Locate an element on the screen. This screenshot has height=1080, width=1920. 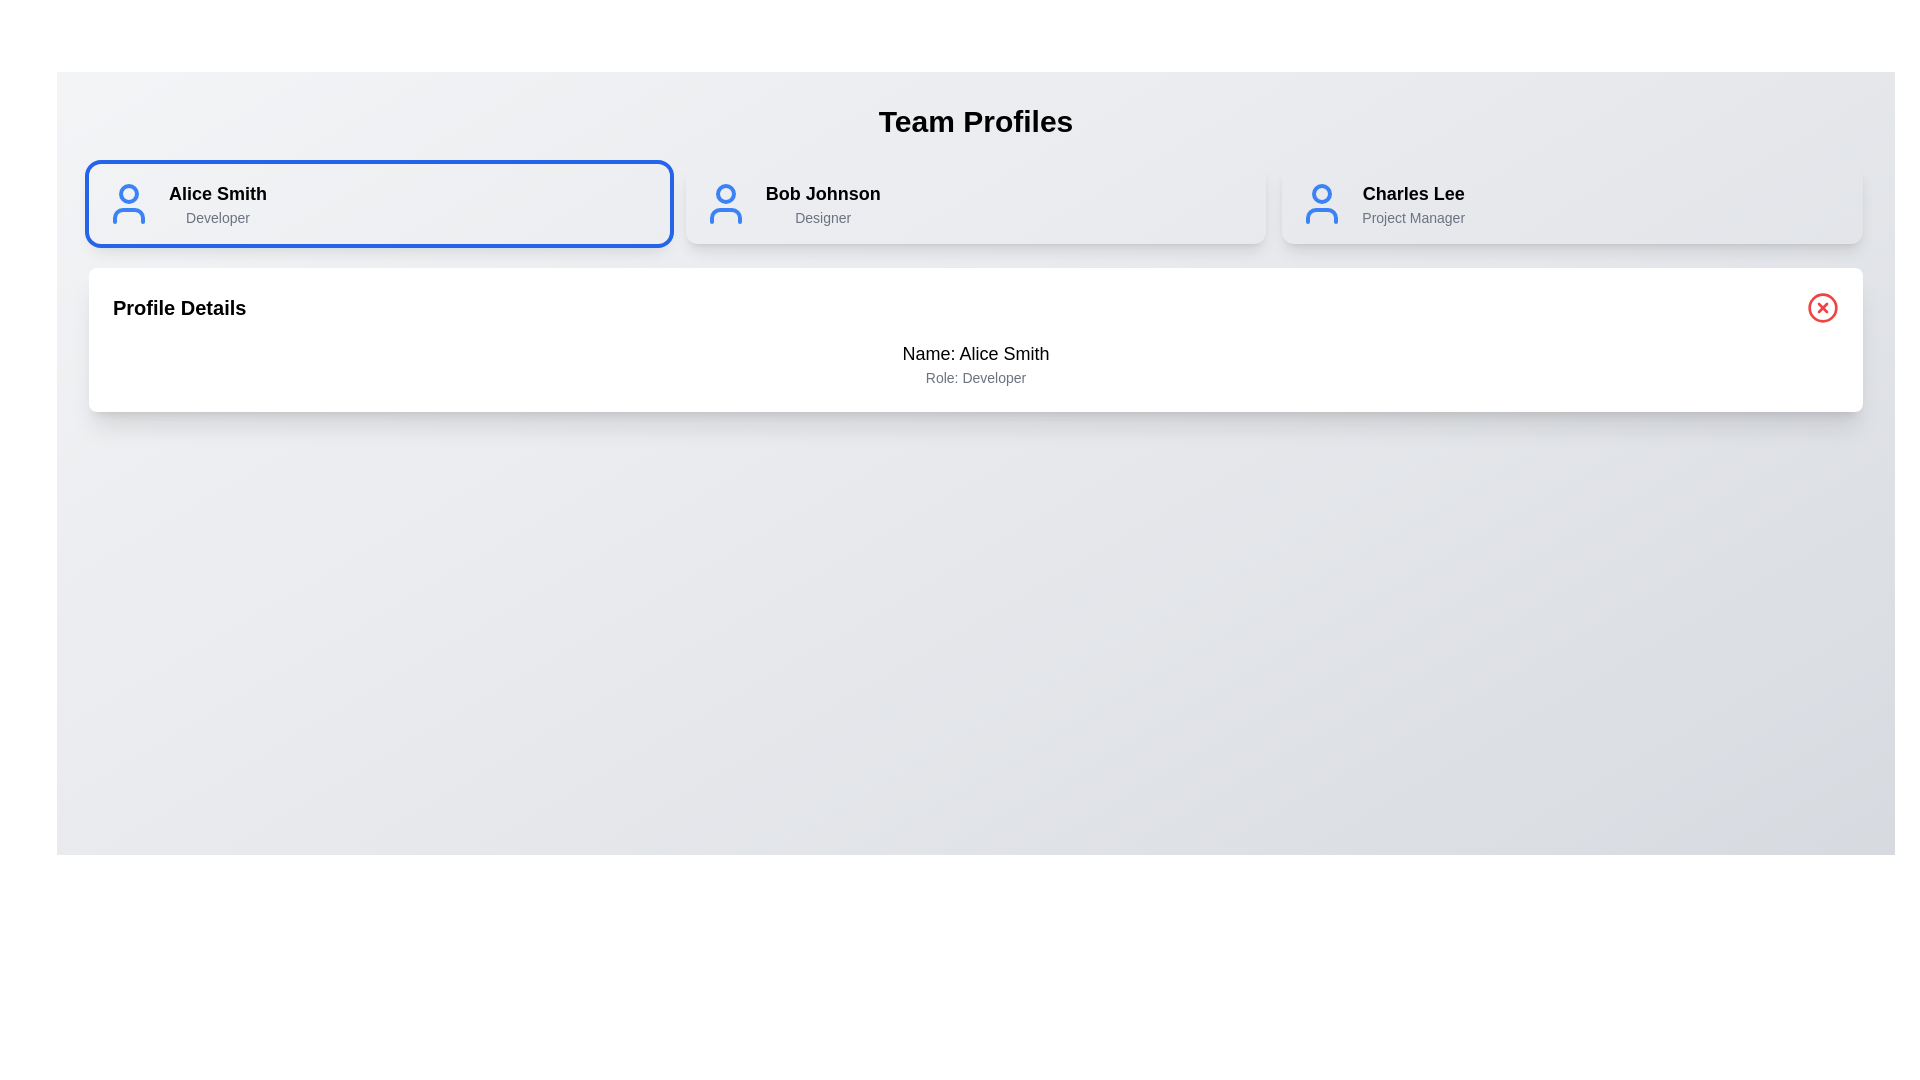
the gray text label displaying 'Project Manager', which is positioned directly below 'Charles Lee' in the 'Team Profiles' section is located at coordinates (1412, 218).